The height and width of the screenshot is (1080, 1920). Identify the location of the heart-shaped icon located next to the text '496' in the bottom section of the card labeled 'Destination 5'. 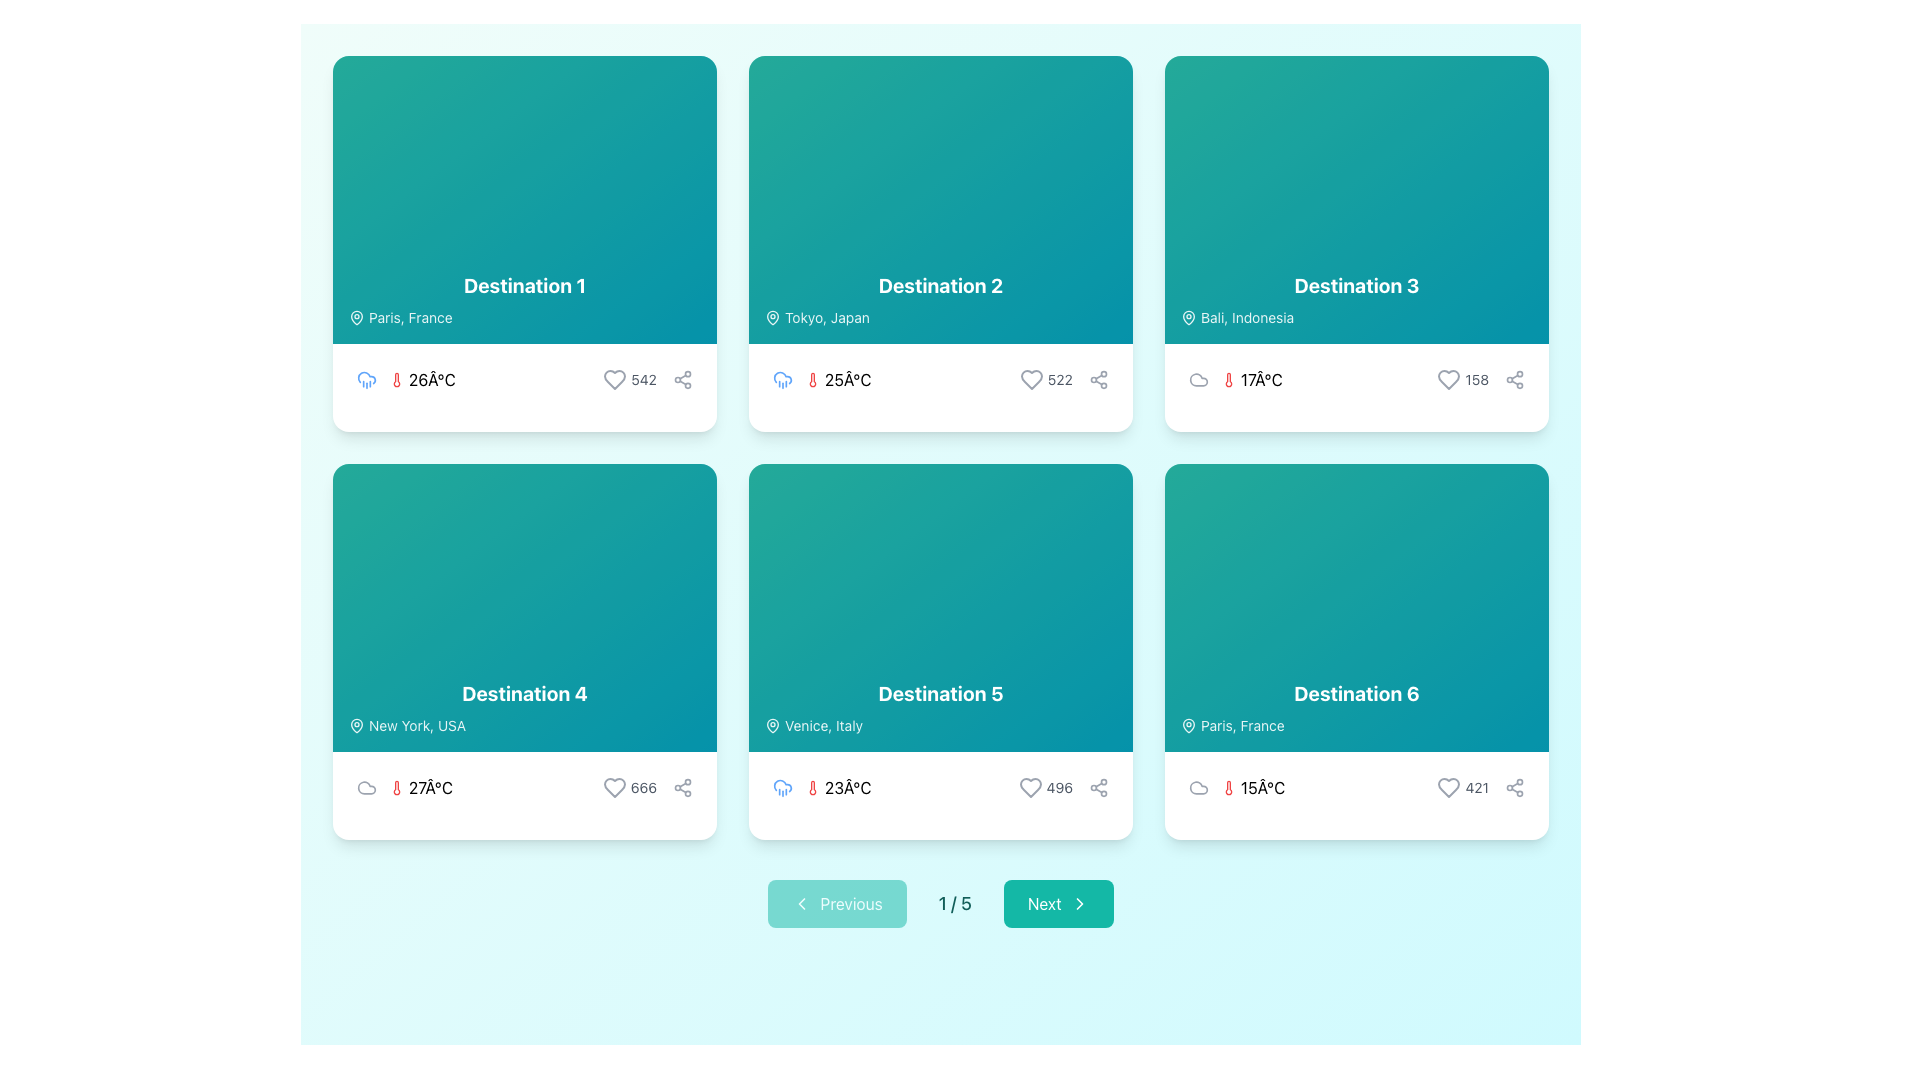
(1030, 786).